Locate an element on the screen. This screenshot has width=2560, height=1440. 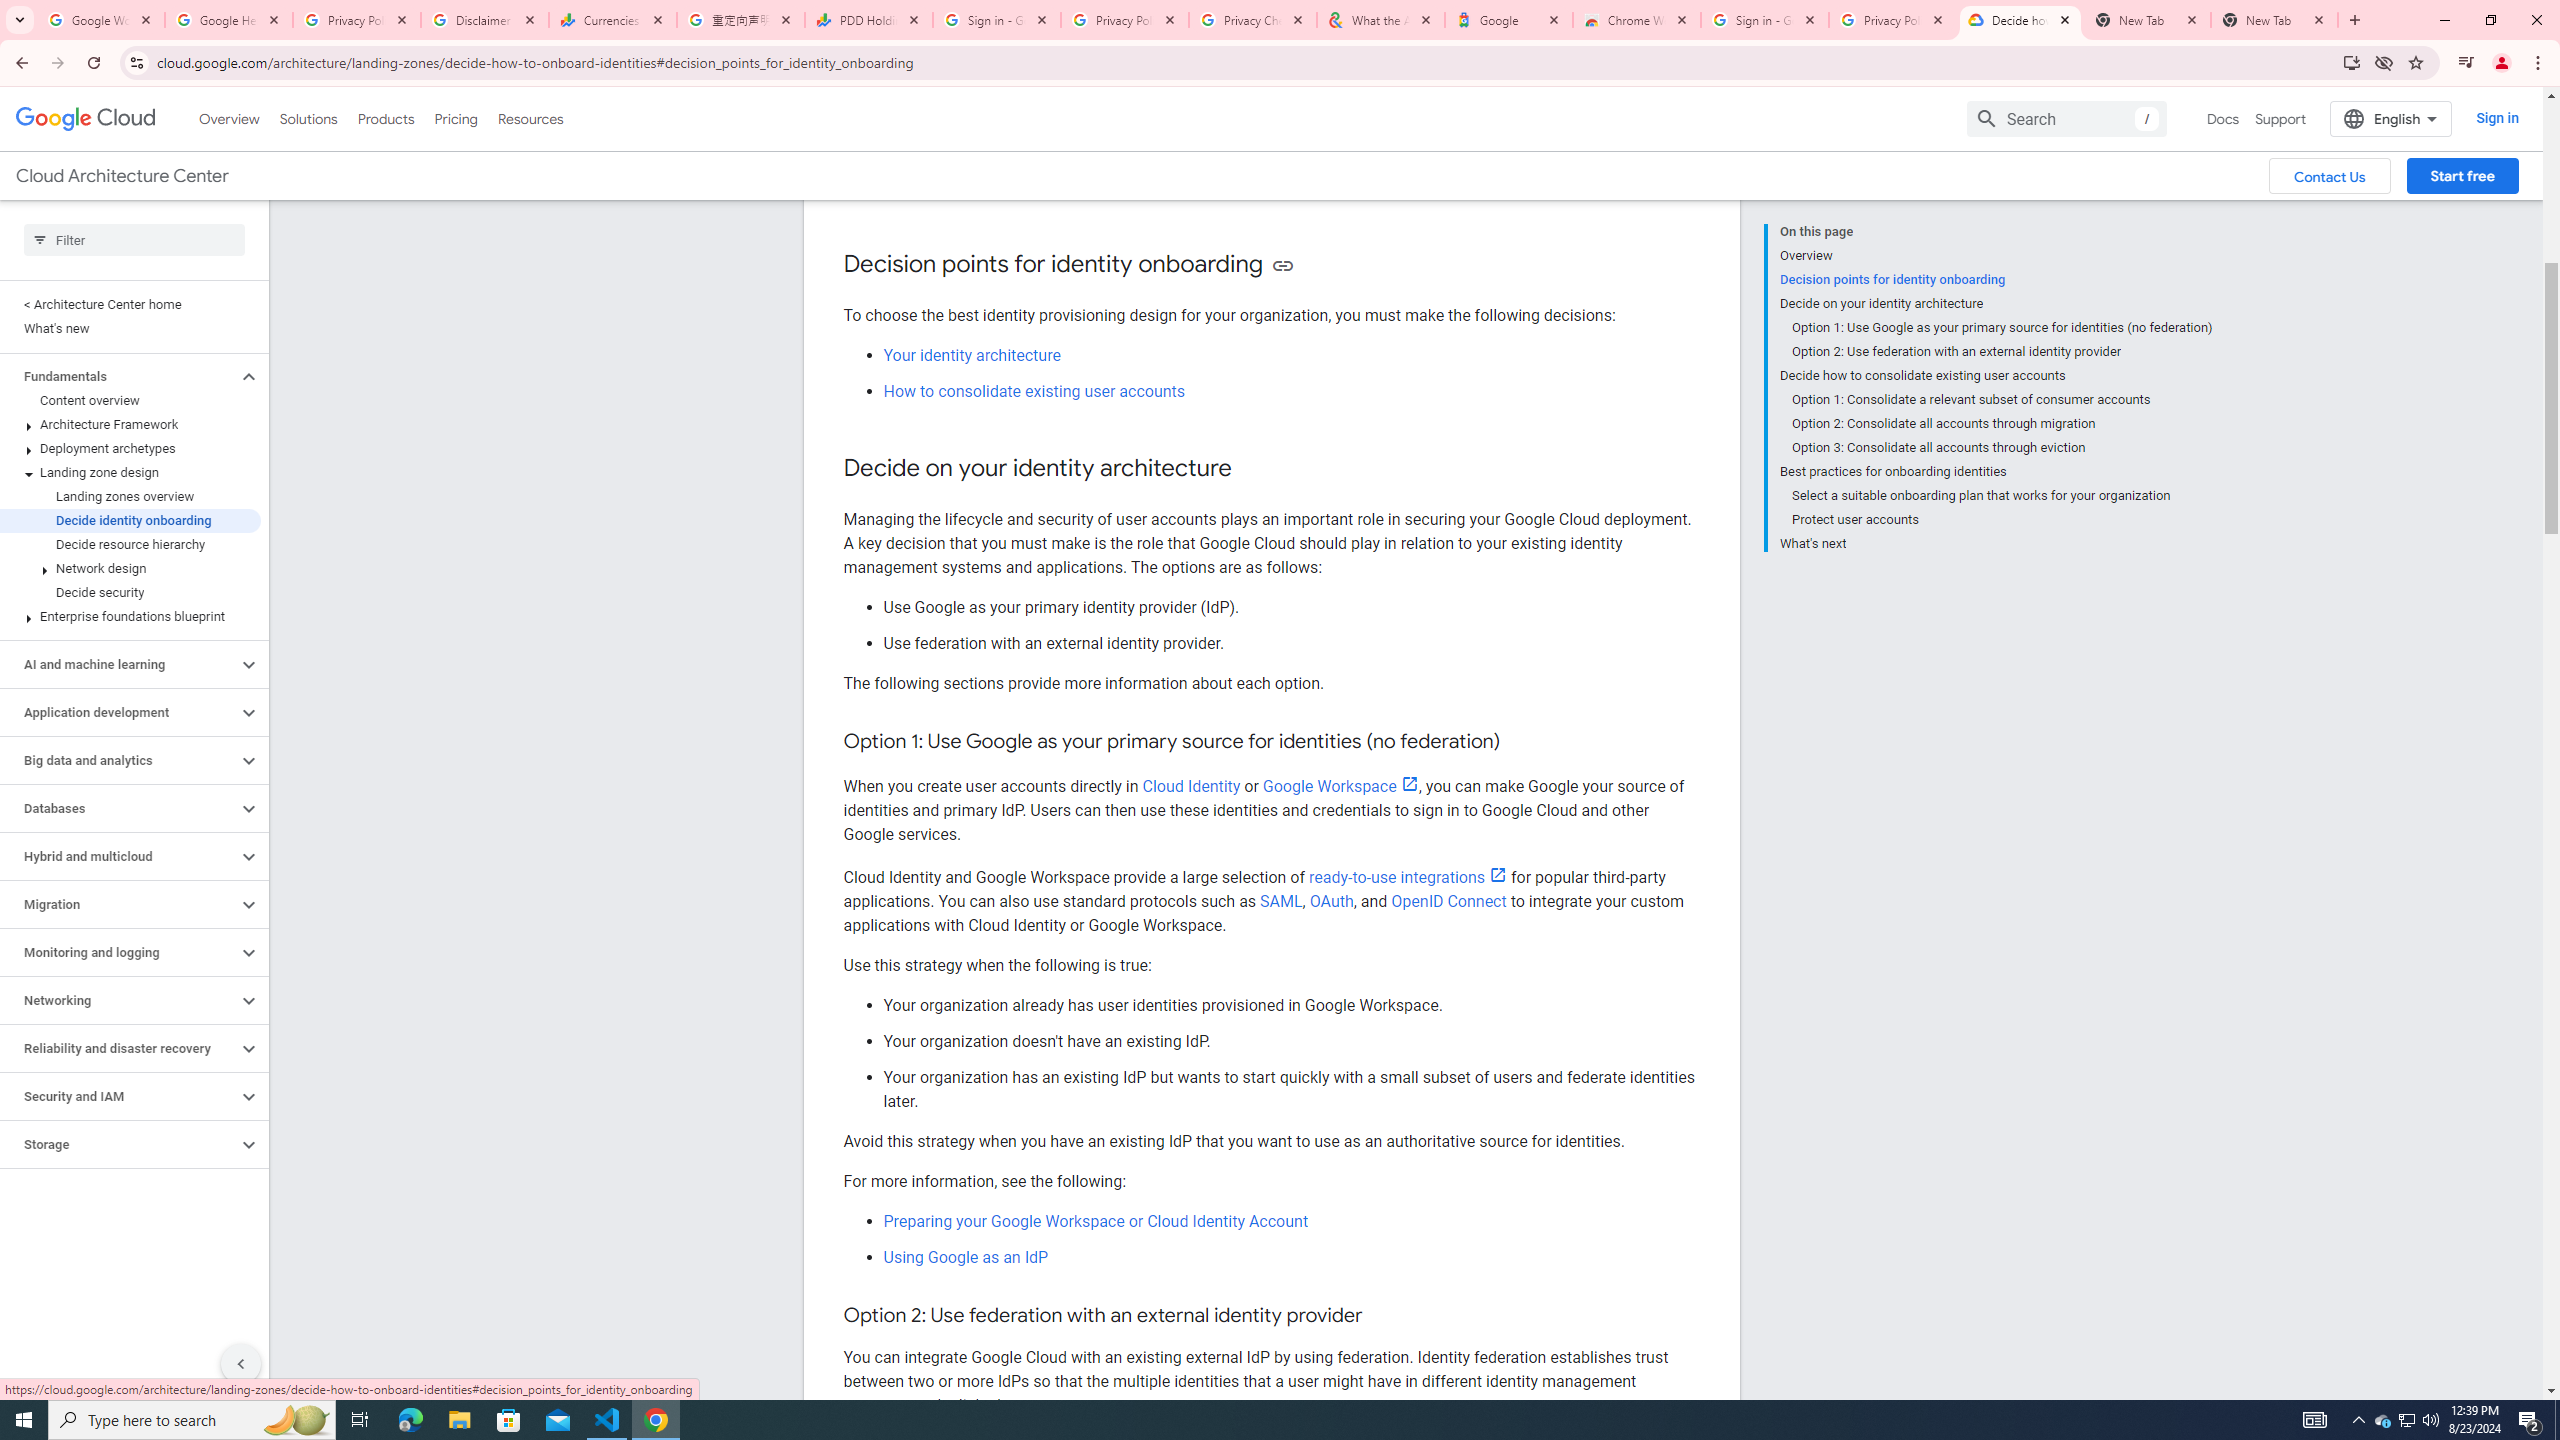
'Option 1: Consolidate a relevant subset of consumer accounts' is located at coordinates (2001, 398).